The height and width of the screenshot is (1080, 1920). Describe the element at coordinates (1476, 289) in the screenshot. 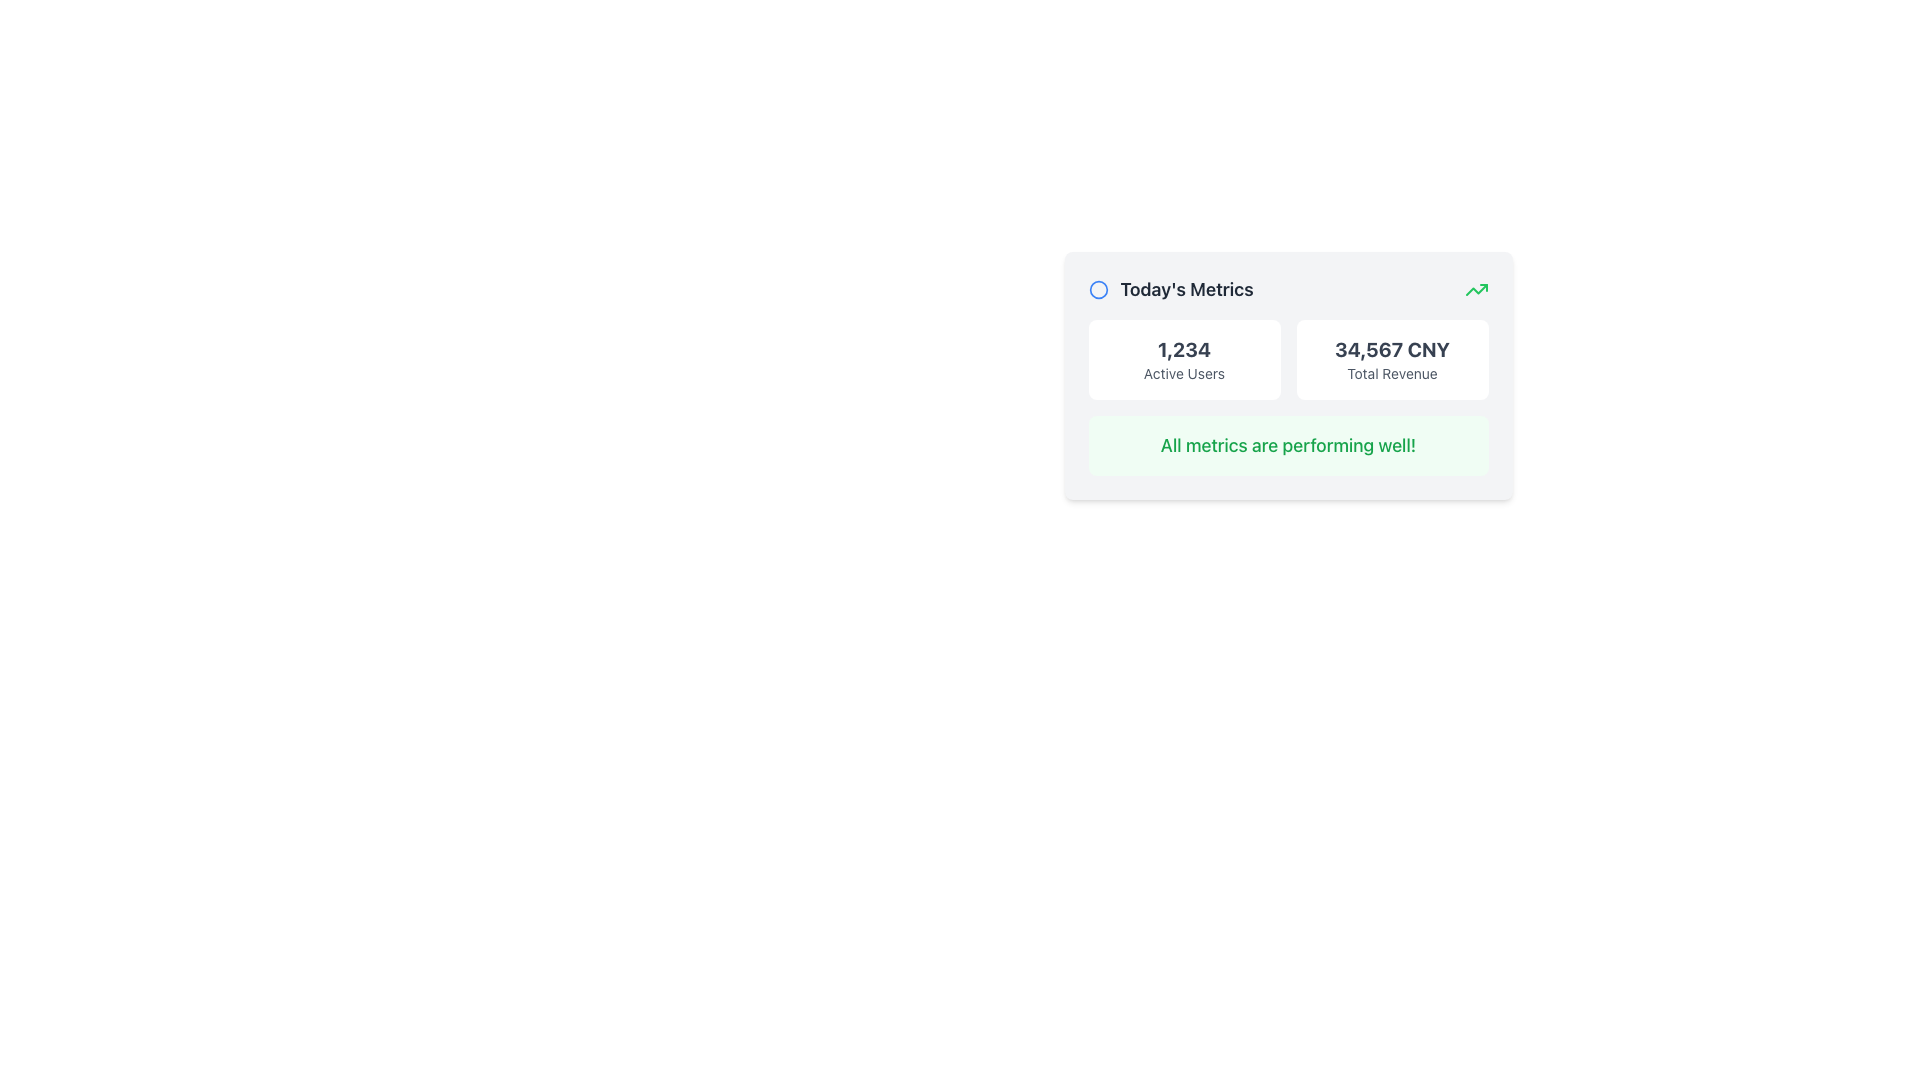

I see `the upward-trending green arrow icon located in the top-right corner of the 'Today's Metrics' section` at that location.